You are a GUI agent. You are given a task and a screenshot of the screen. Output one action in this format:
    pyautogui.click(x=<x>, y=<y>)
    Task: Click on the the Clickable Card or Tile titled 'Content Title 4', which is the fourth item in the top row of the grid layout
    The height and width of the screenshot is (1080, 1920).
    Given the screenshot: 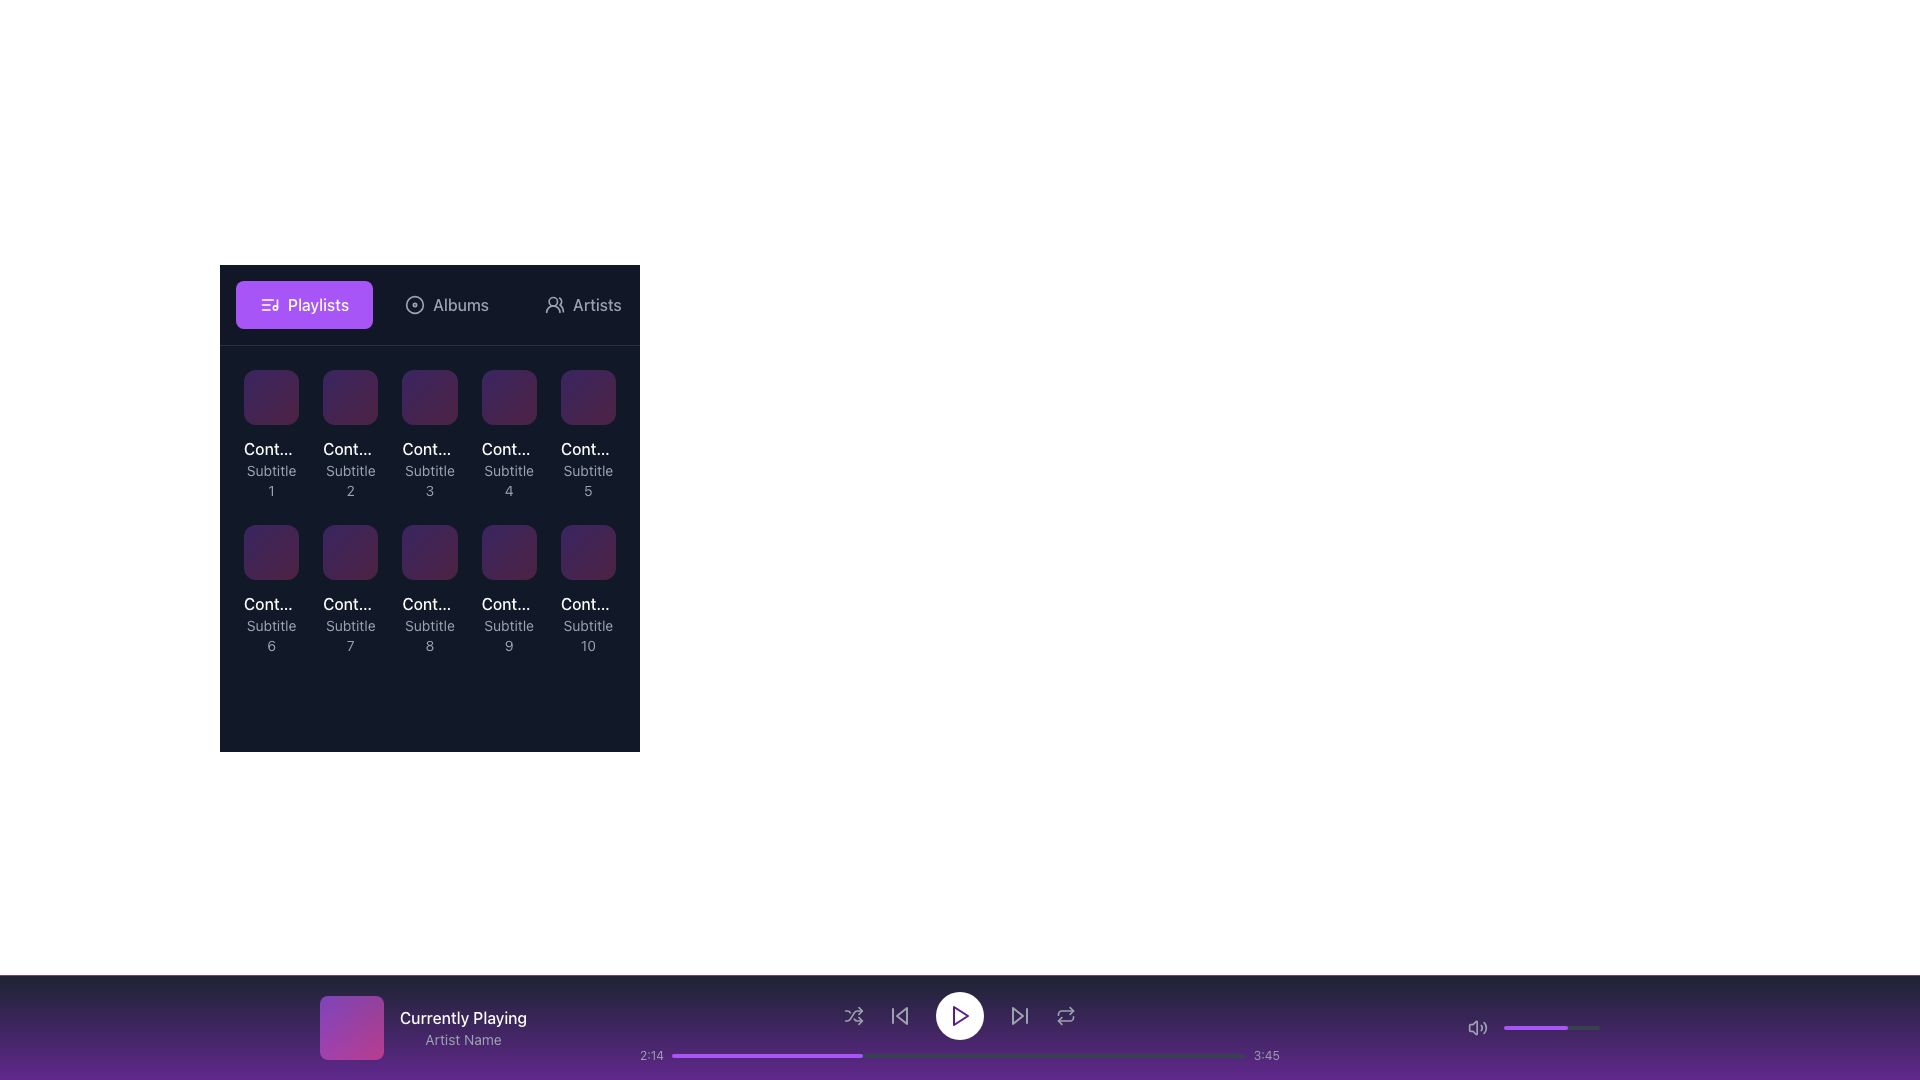 What is the action you would take?
    pyautogui.click(x=508, y=469)
    